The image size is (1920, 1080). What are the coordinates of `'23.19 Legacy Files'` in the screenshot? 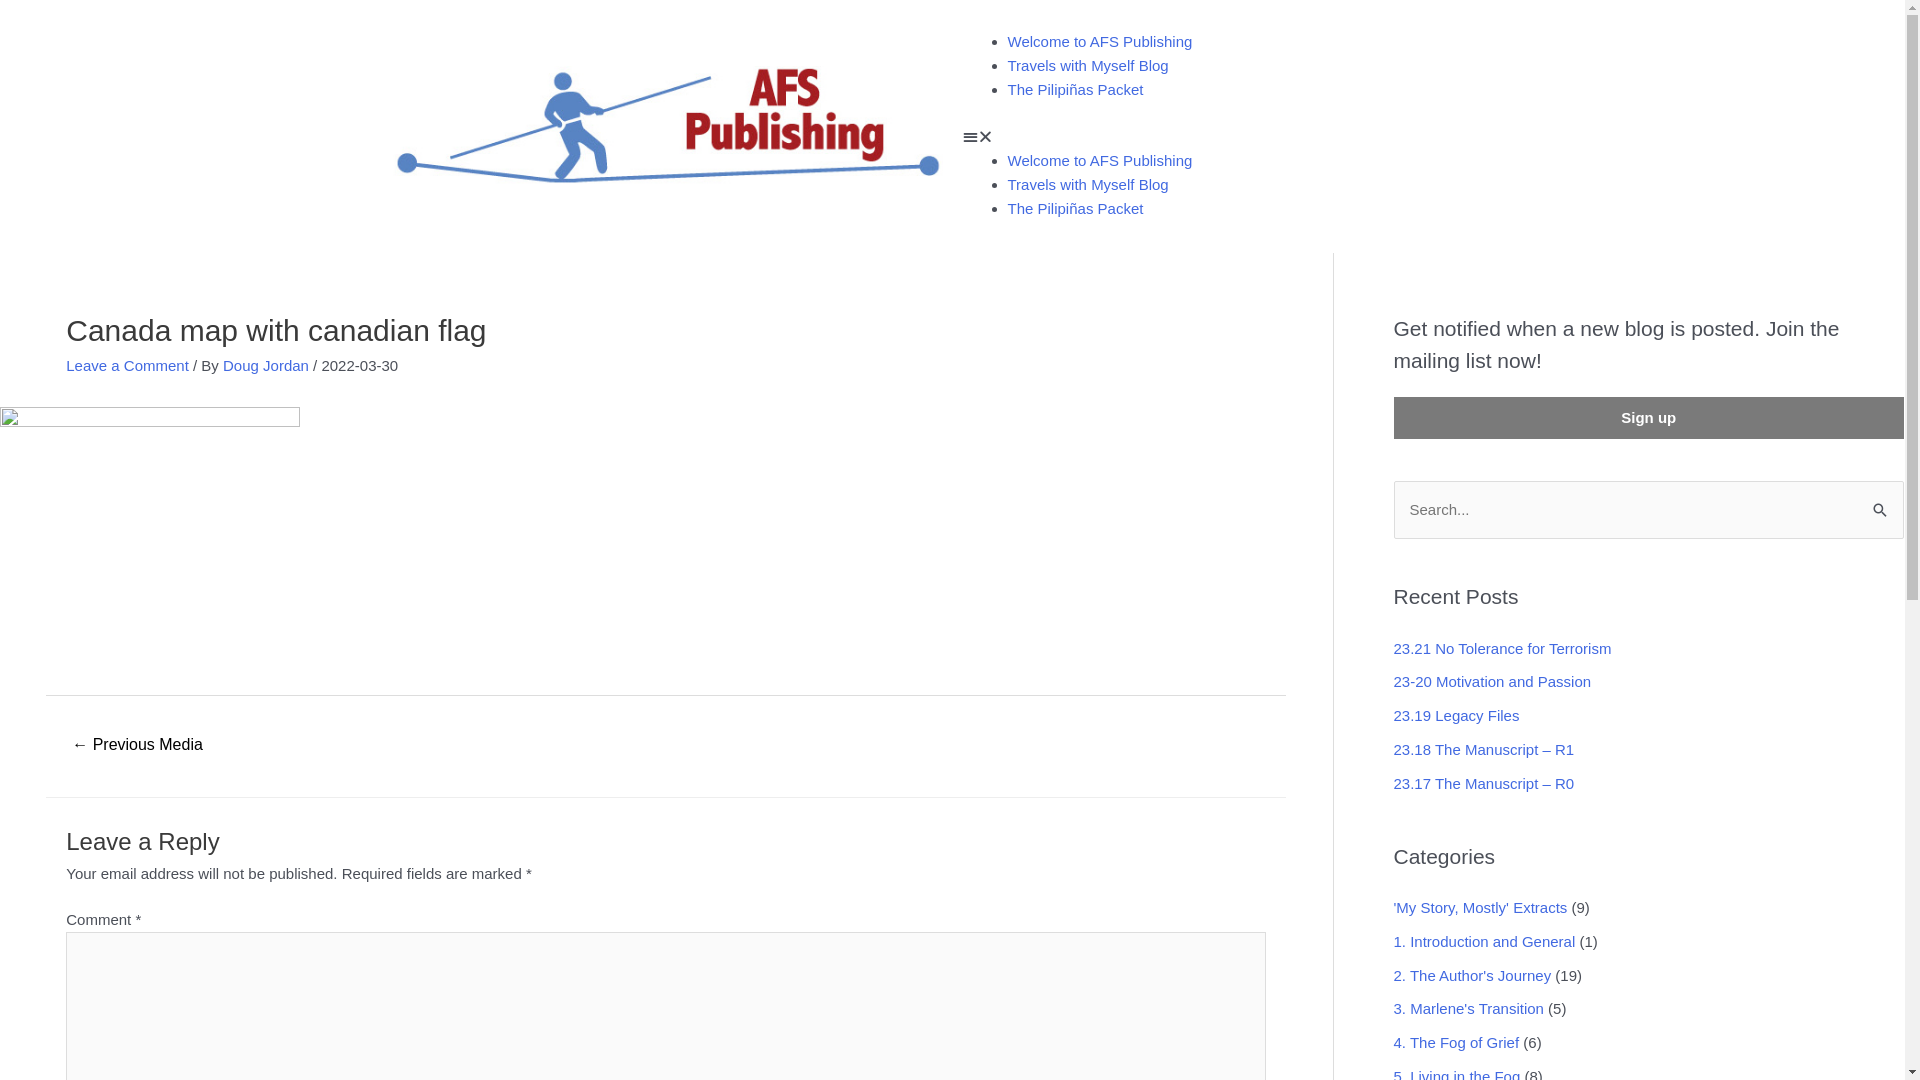 It's located at (1392, 714).